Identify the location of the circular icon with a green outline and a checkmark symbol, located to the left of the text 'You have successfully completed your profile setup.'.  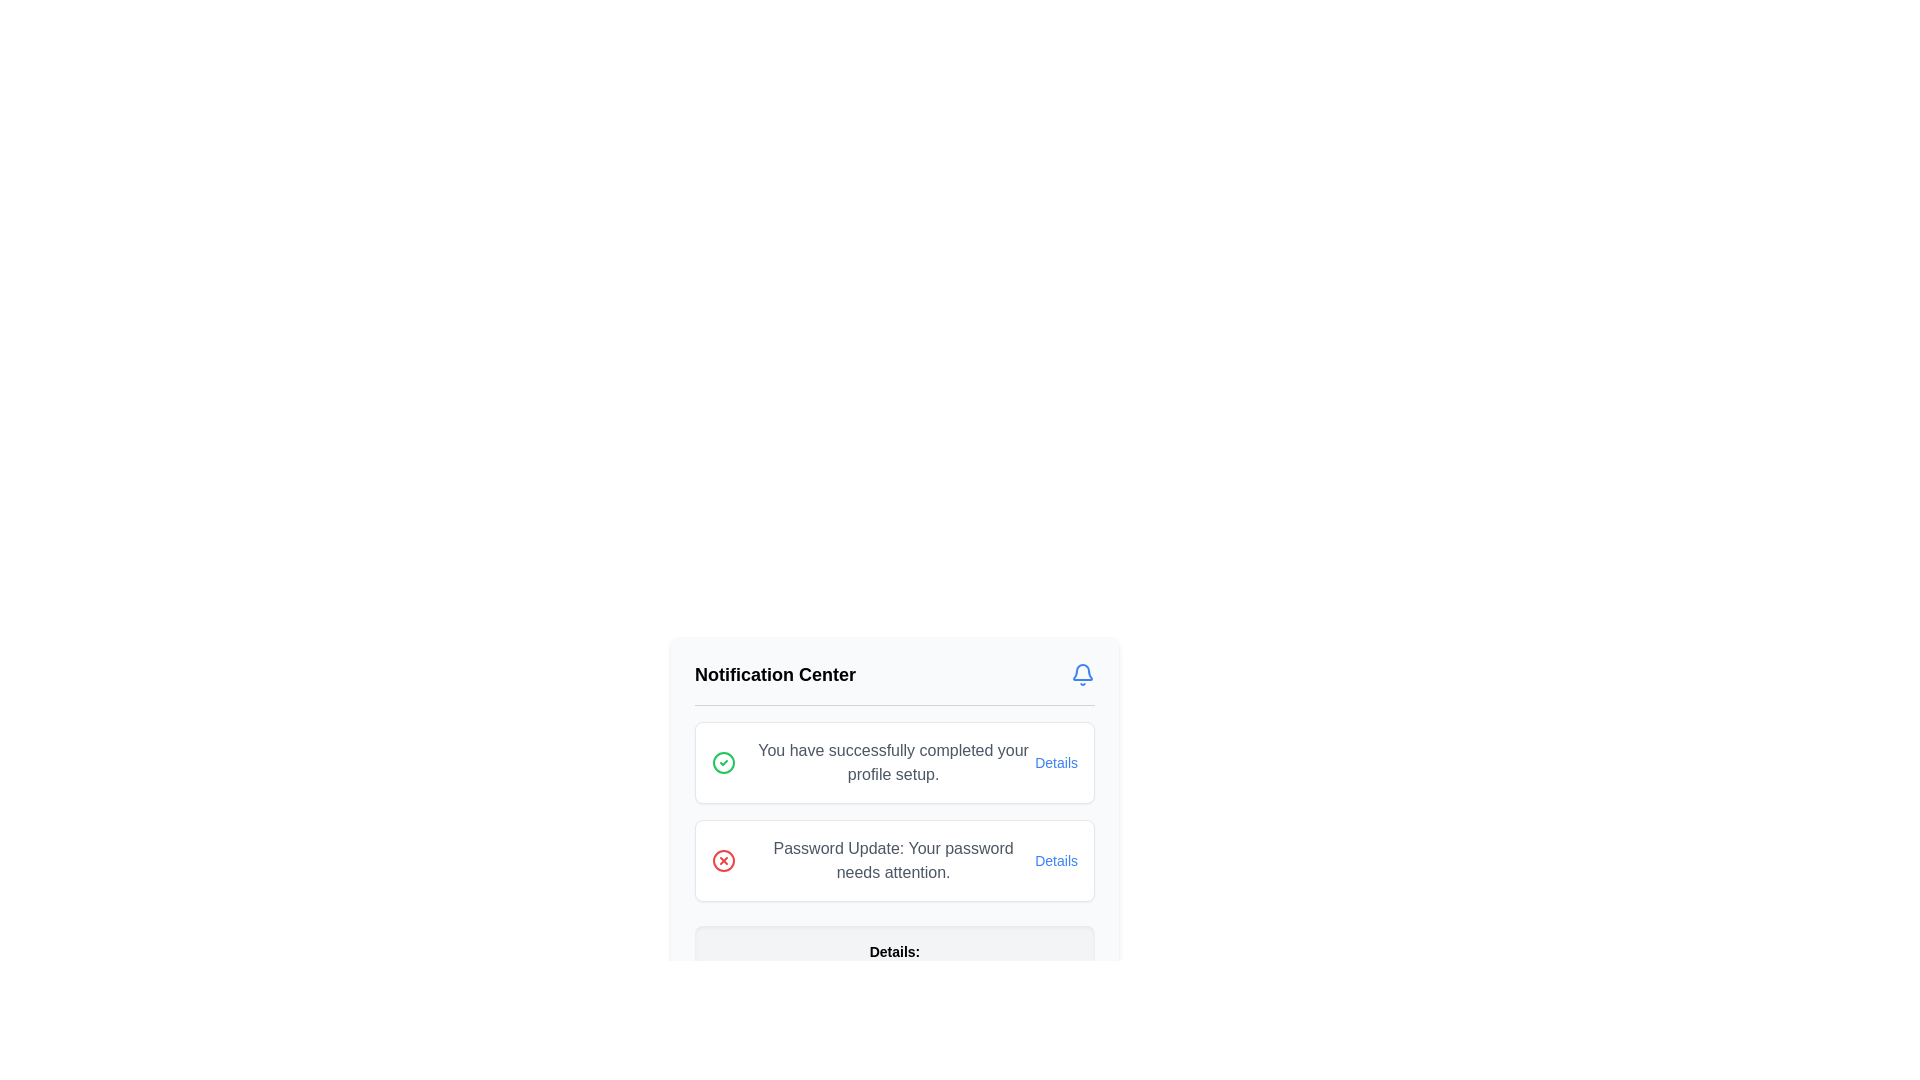
(723, 763).